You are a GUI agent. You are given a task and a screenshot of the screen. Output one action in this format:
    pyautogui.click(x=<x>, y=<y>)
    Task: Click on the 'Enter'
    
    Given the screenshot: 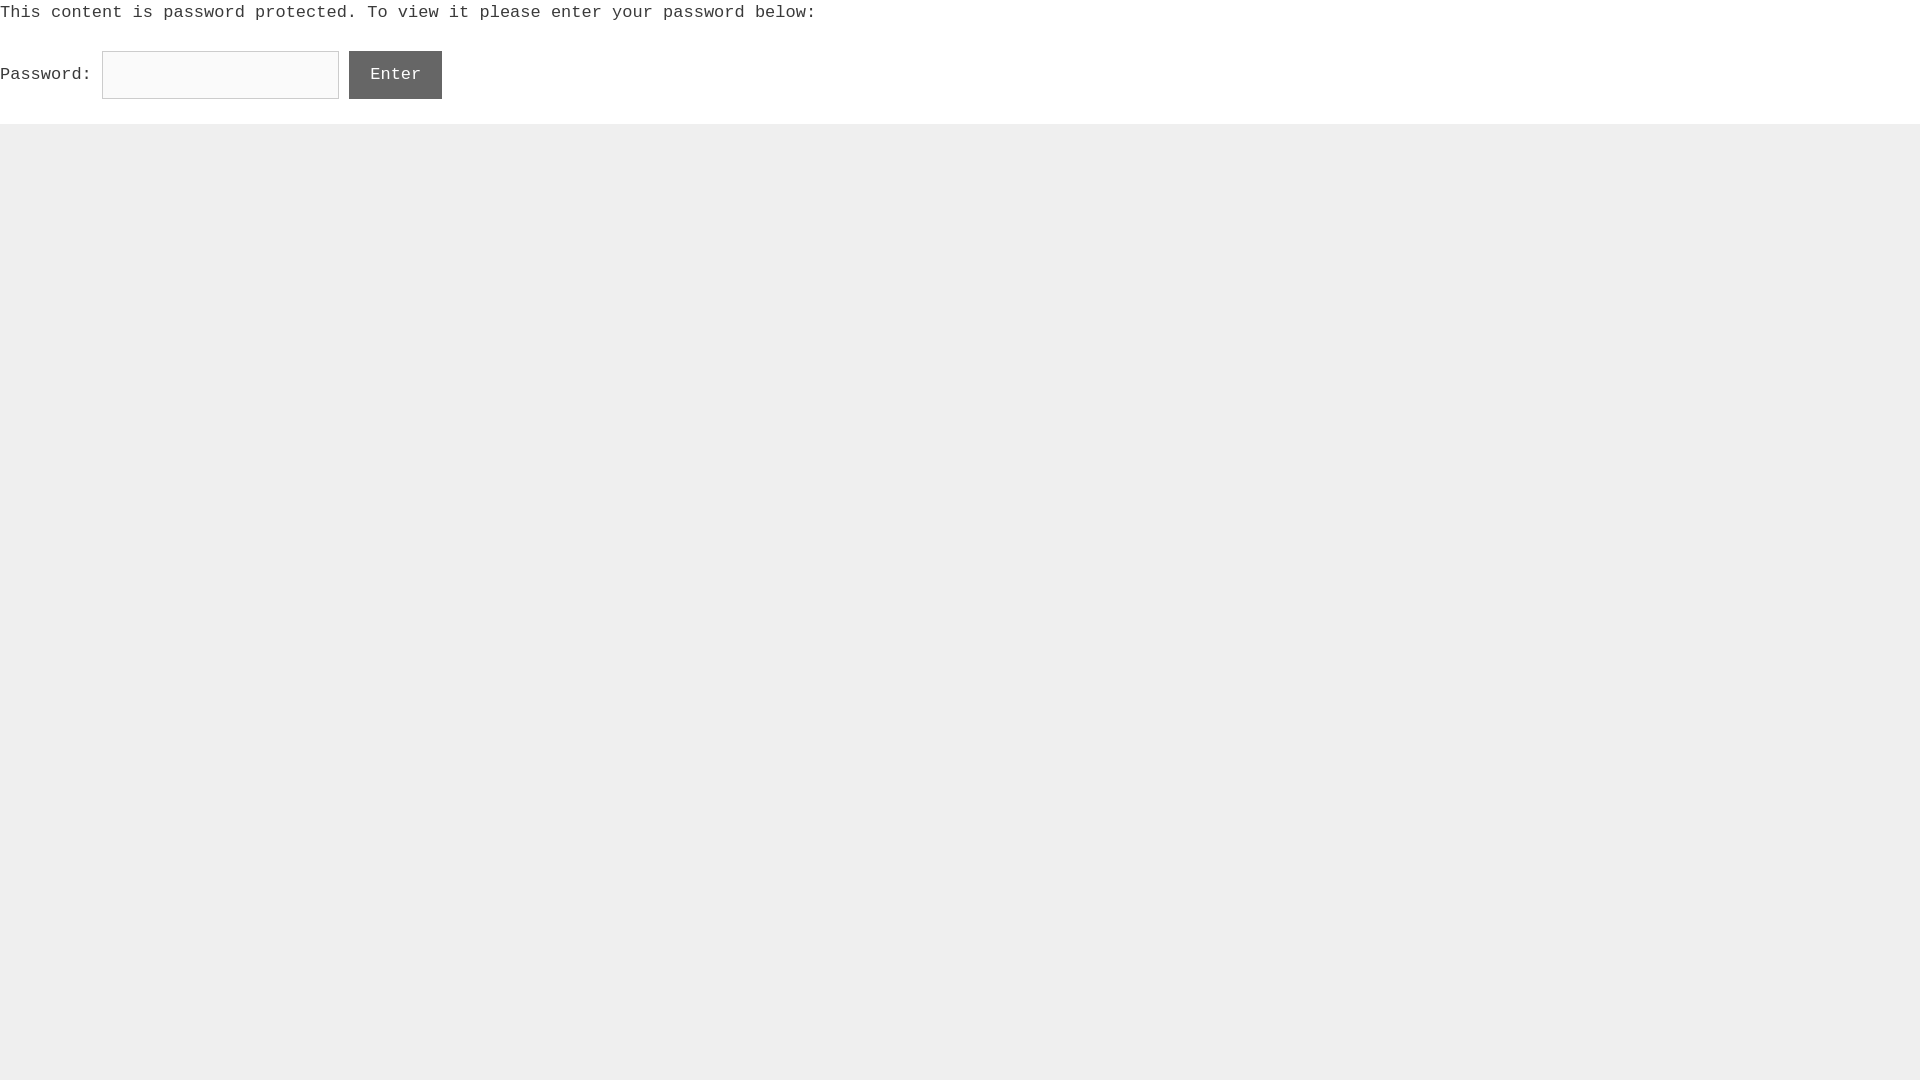 What is the action you would take?
    pyautogui.click(x=349, y=73)
    